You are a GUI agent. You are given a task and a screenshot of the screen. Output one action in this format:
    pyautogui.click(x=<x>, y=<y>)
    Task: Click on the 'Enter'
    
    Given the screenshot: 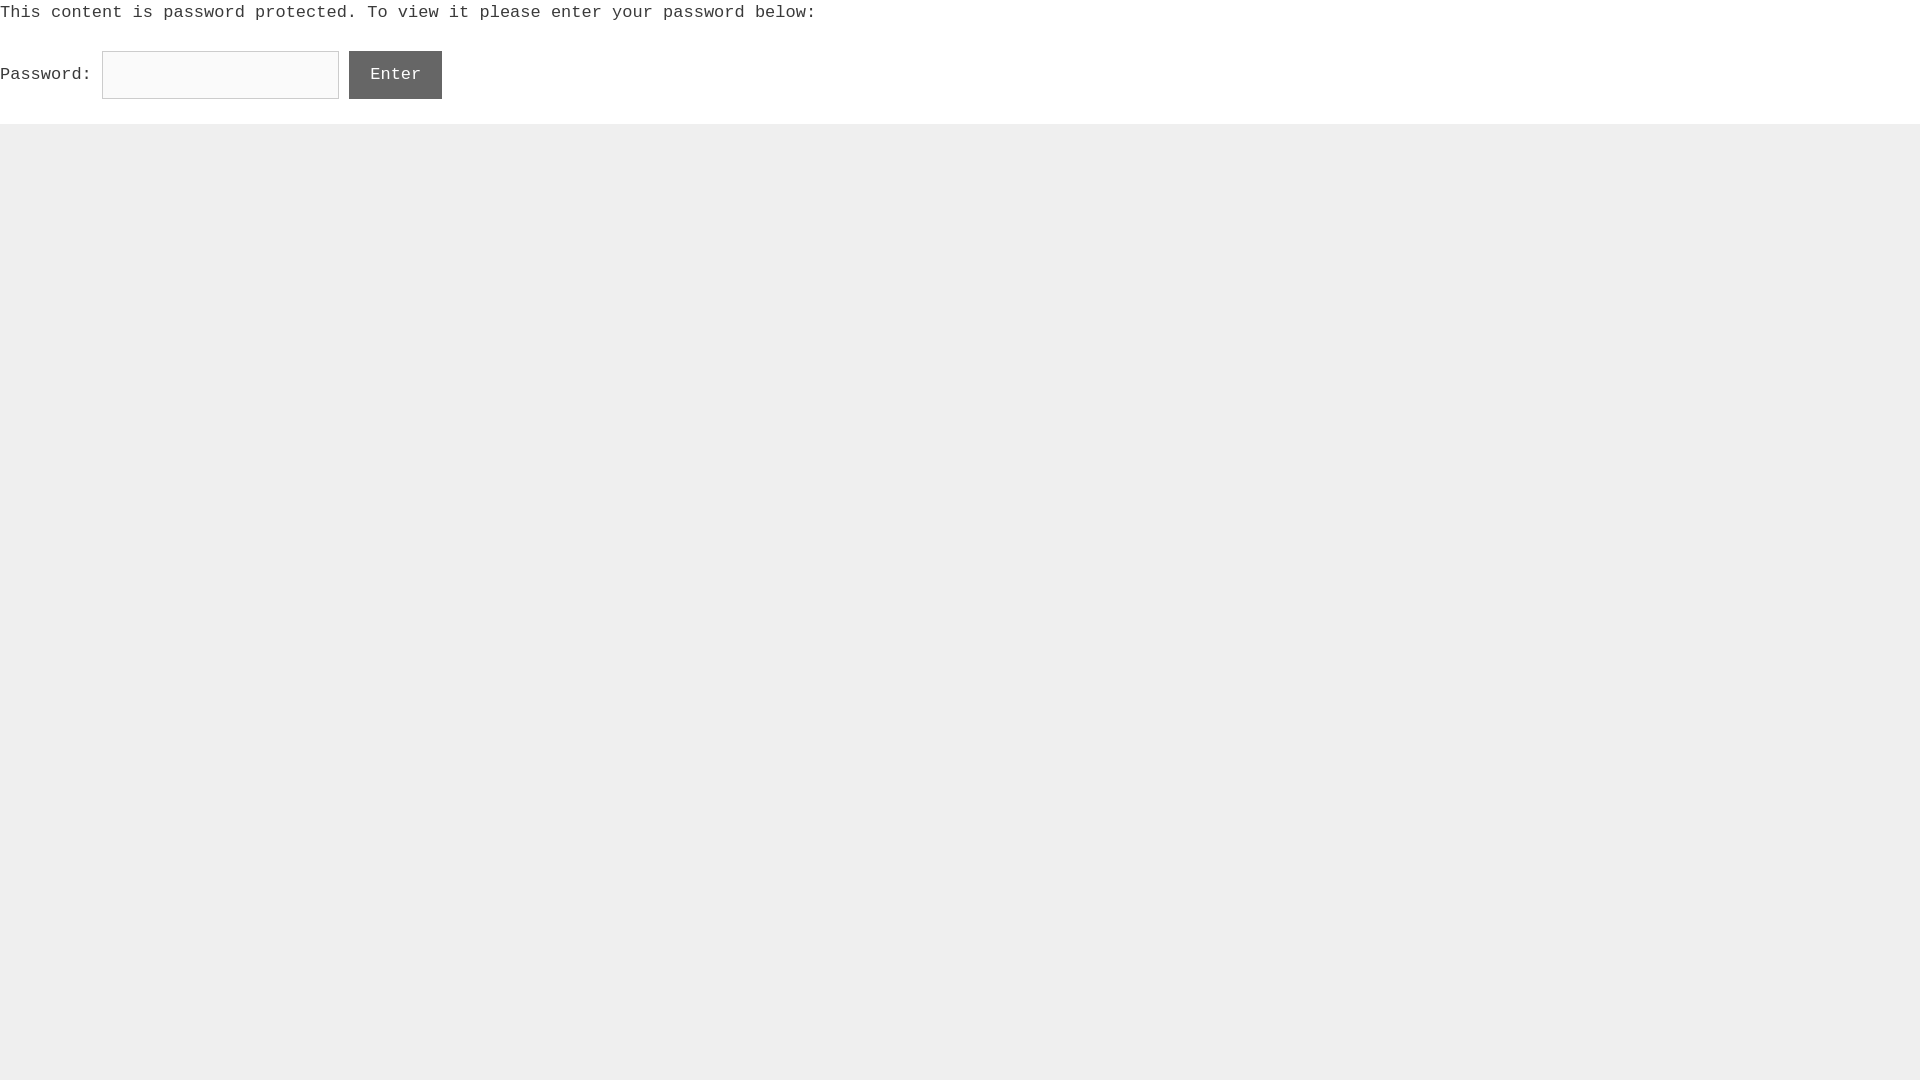 What is the action you would take?
    pyautogui.click(x=349, y=73)
    